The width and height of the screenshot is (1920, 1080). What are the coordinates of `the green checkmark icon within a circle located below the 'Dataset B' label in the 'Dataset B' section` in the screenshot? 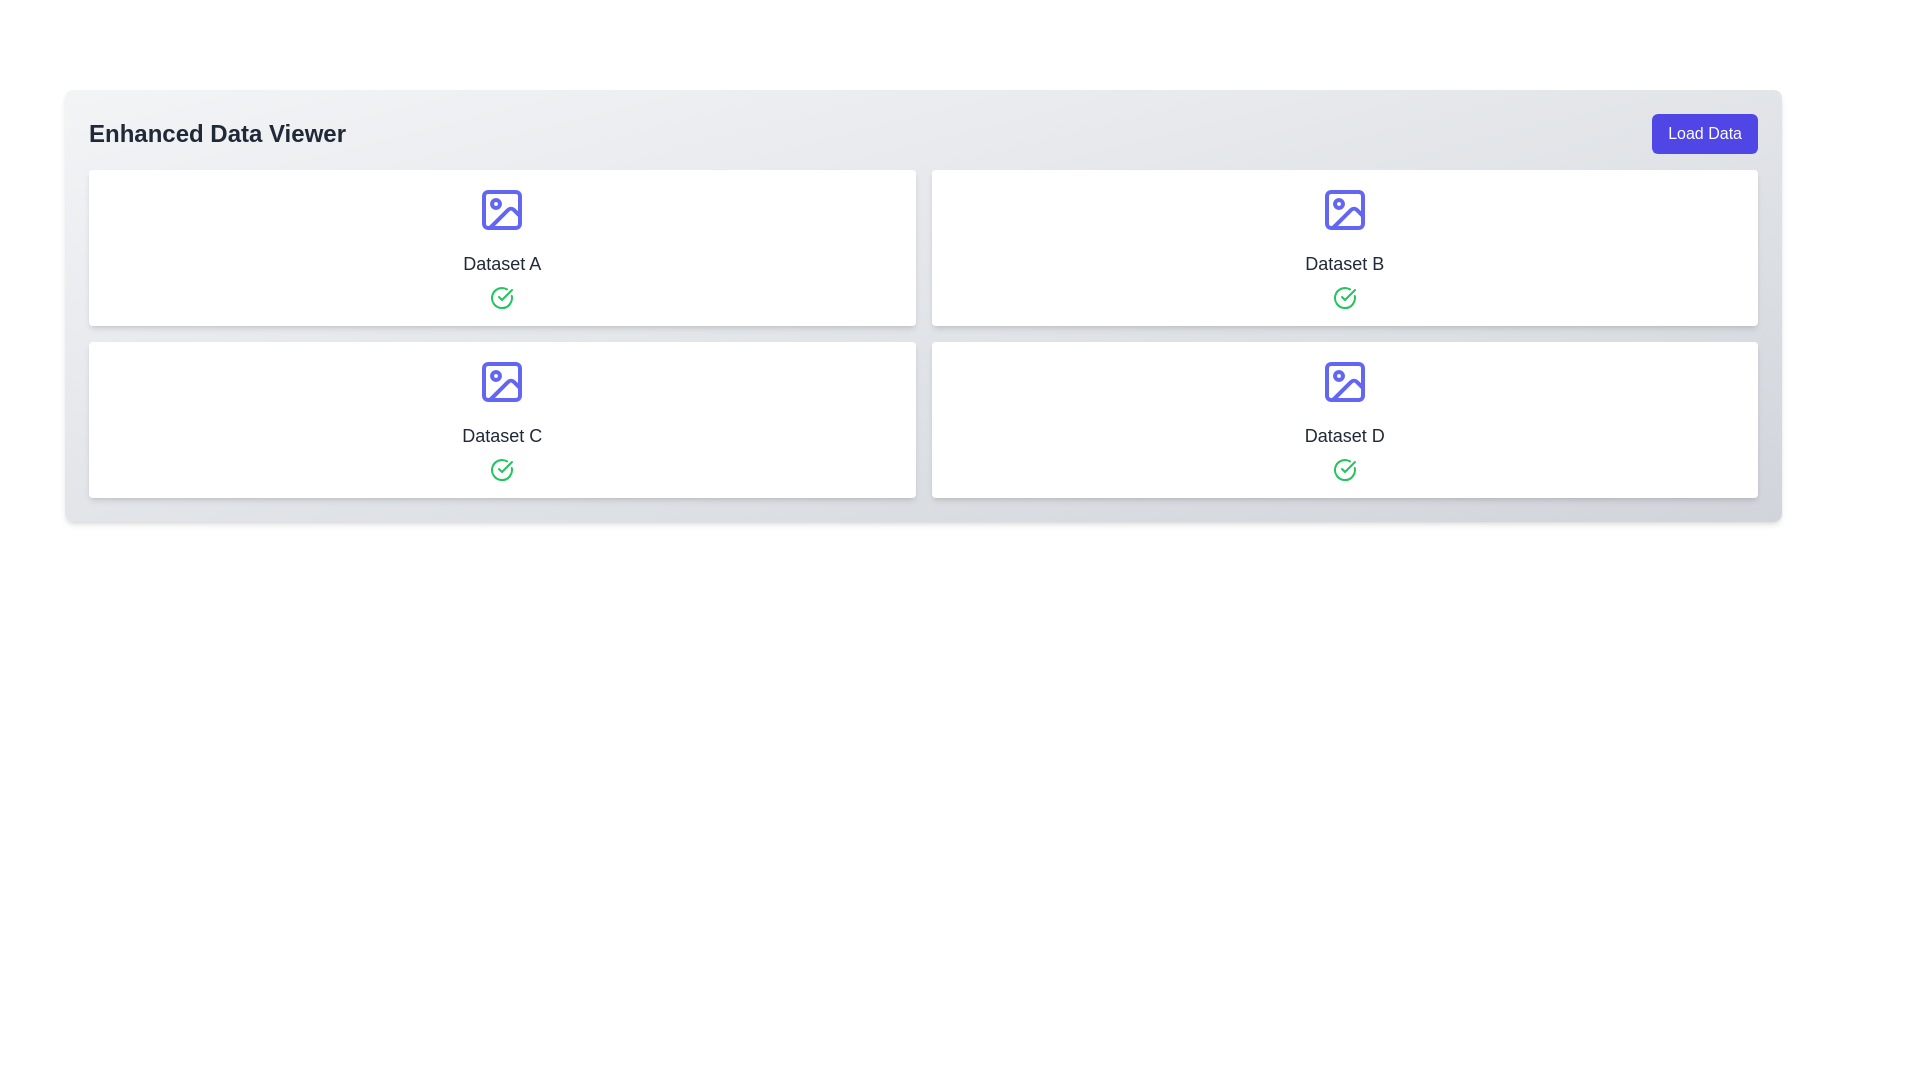 It's located at (1344, 297).